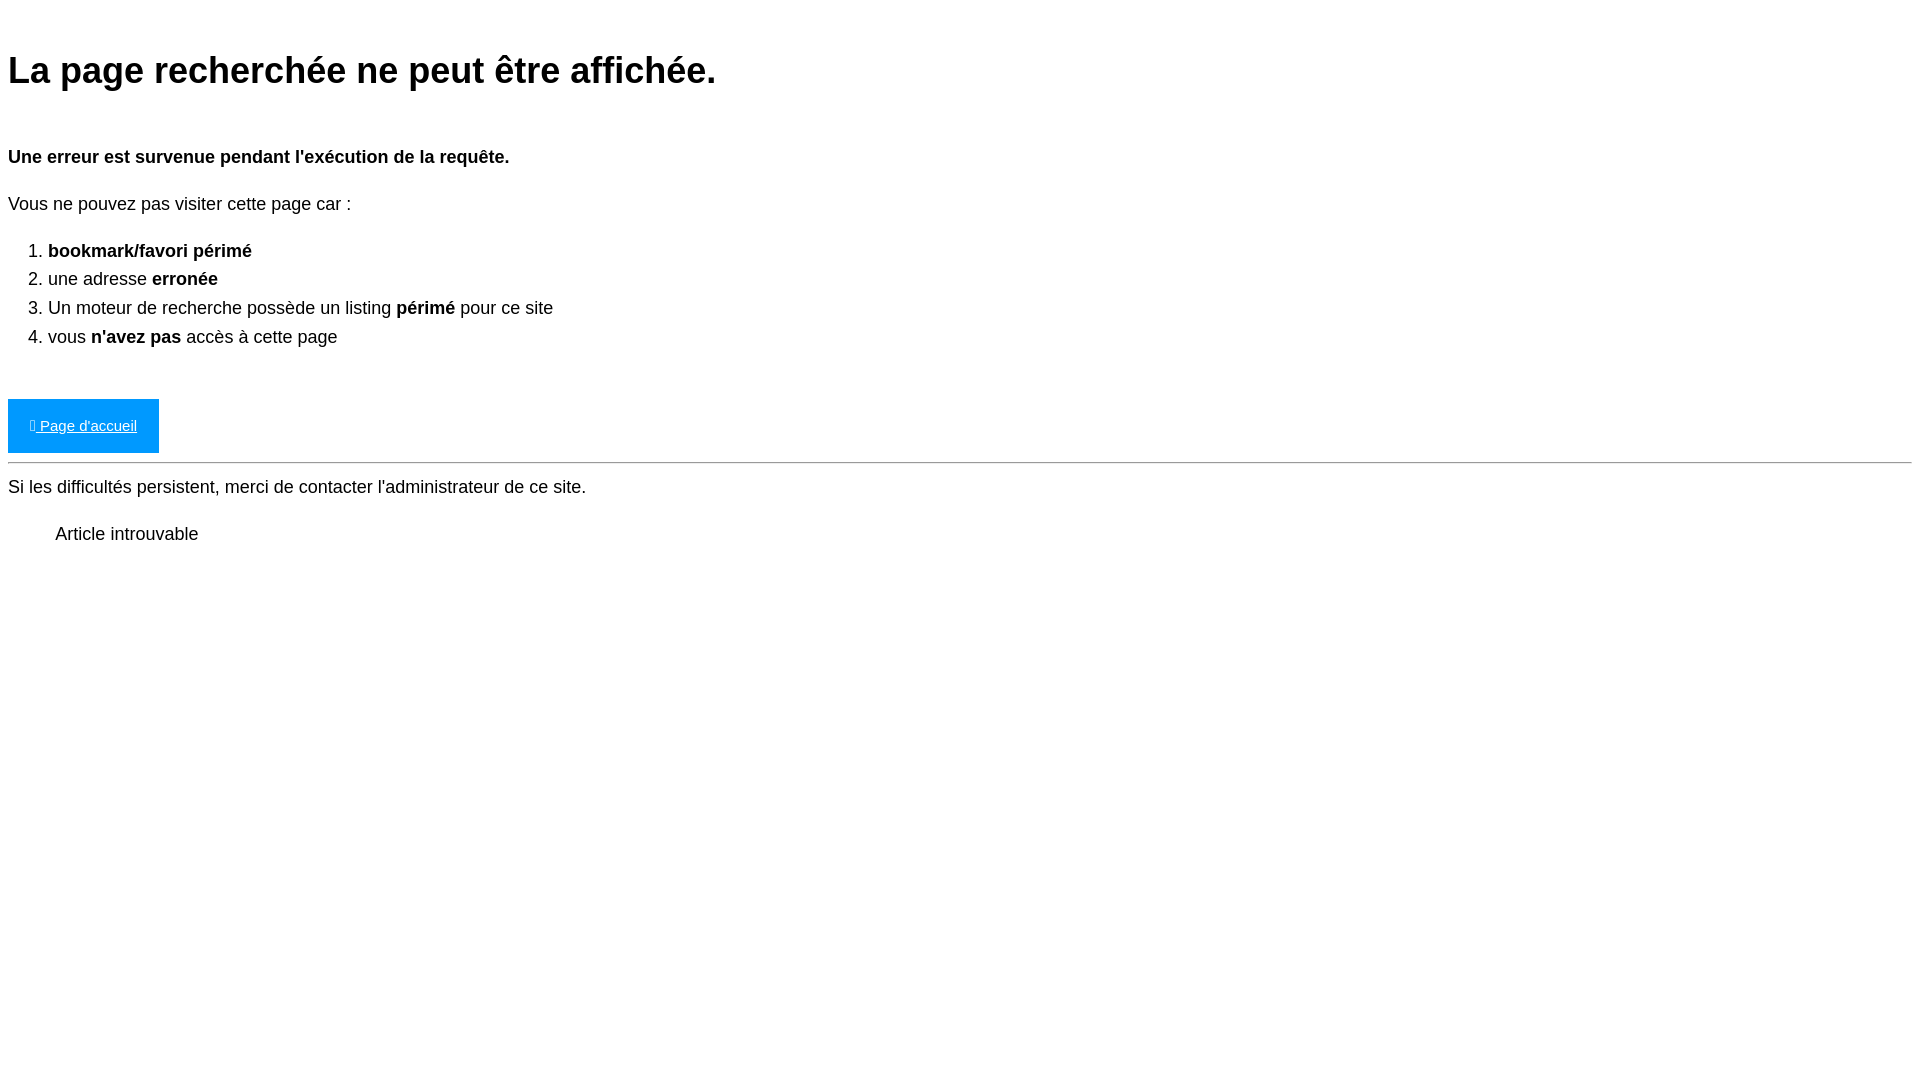 Image resolution: width=1920 pixels, height=1080 pixels. I want to click on 'Page d'accueil', so click(8, 425).